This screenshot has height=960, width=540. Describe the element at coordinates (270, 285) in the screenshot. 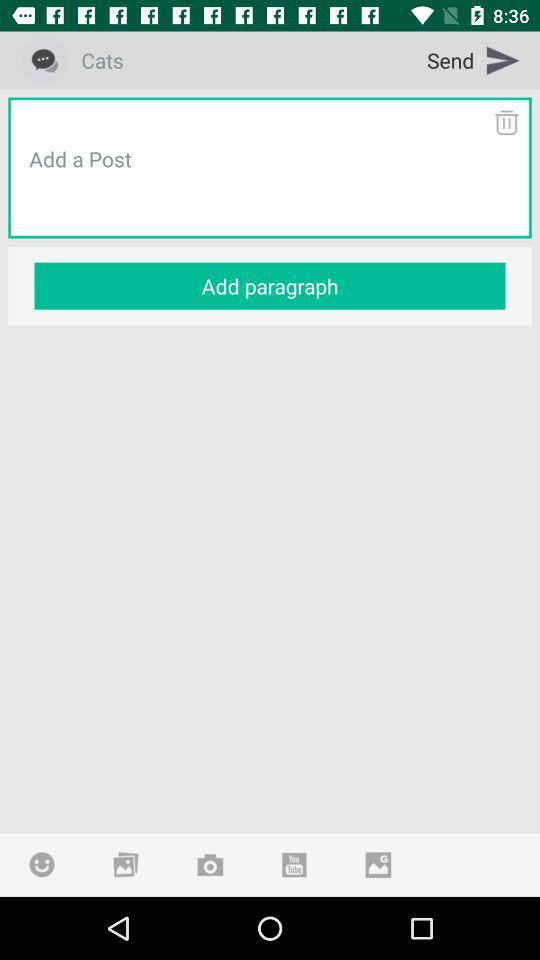

I see `the add paragraph` at that location.